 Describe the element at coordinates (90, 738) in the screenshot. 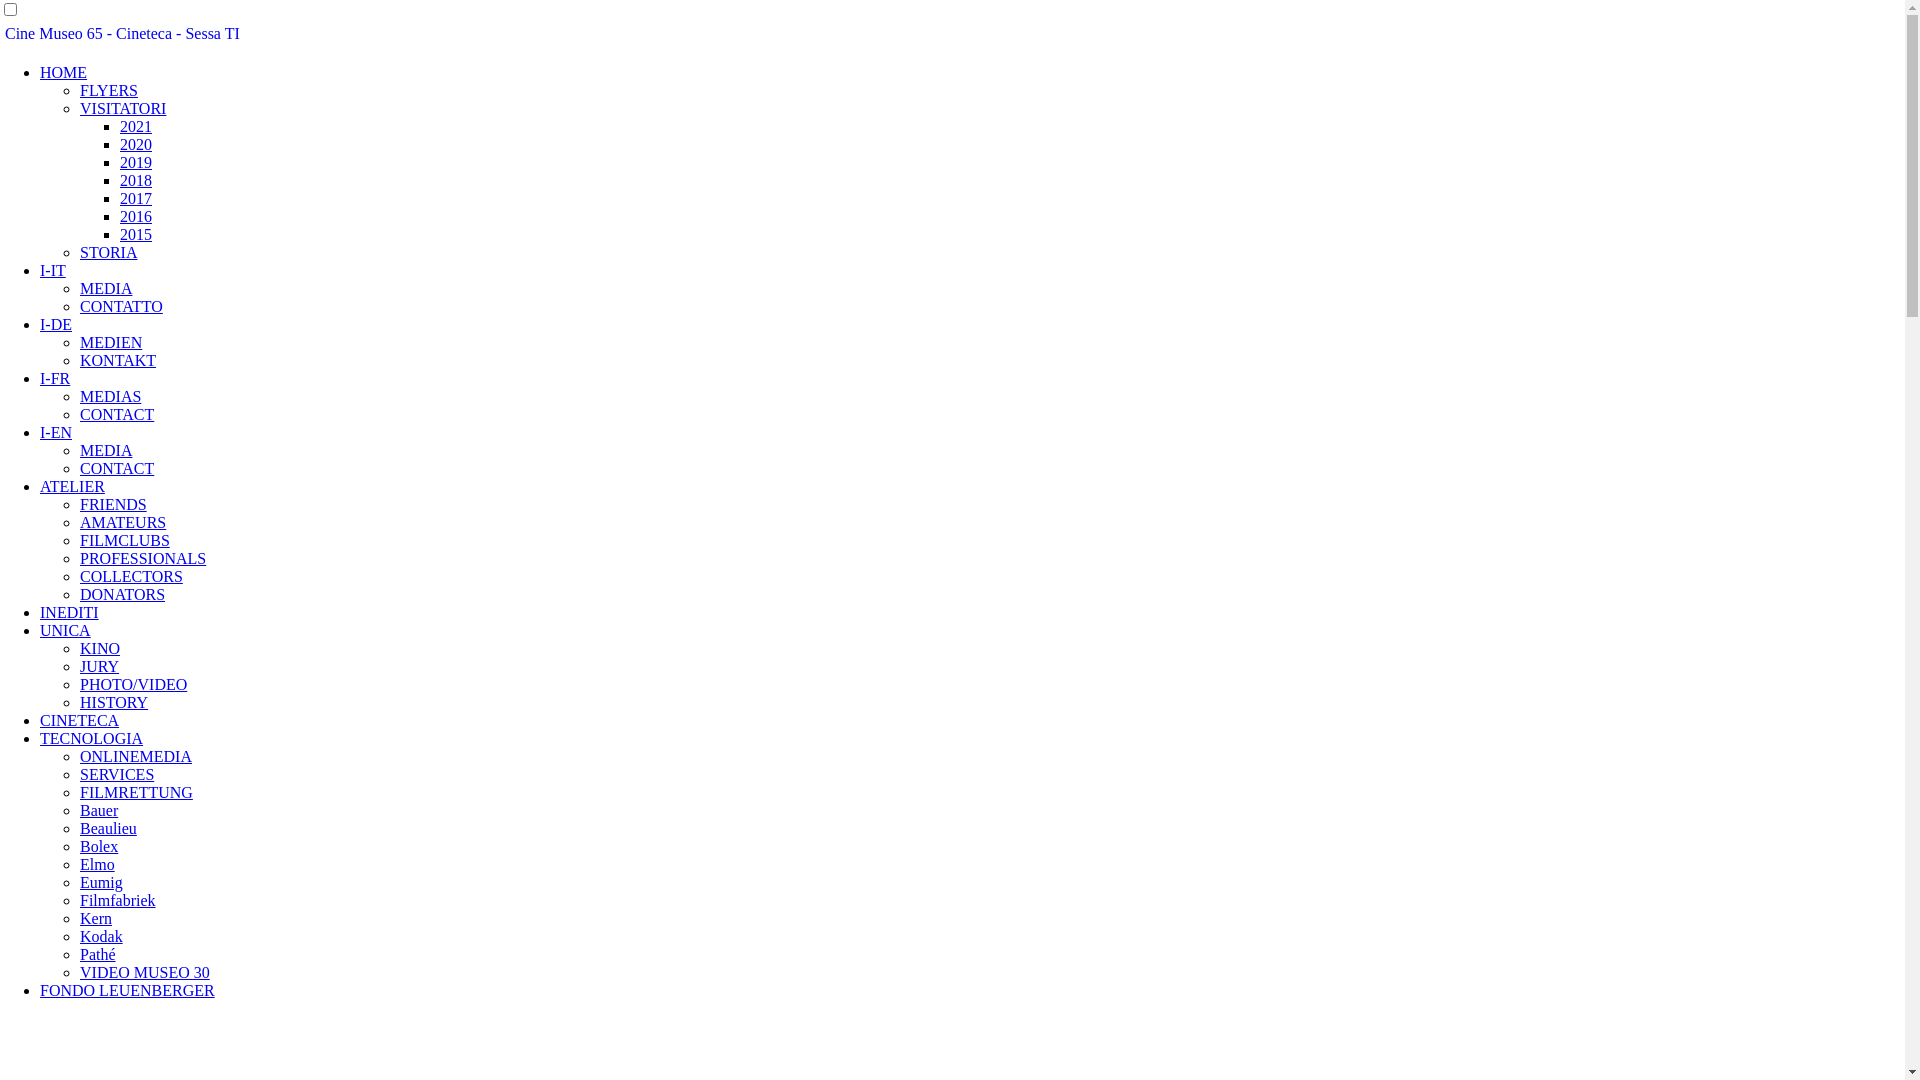

I see `'TECNOLOGIA'` at that location.